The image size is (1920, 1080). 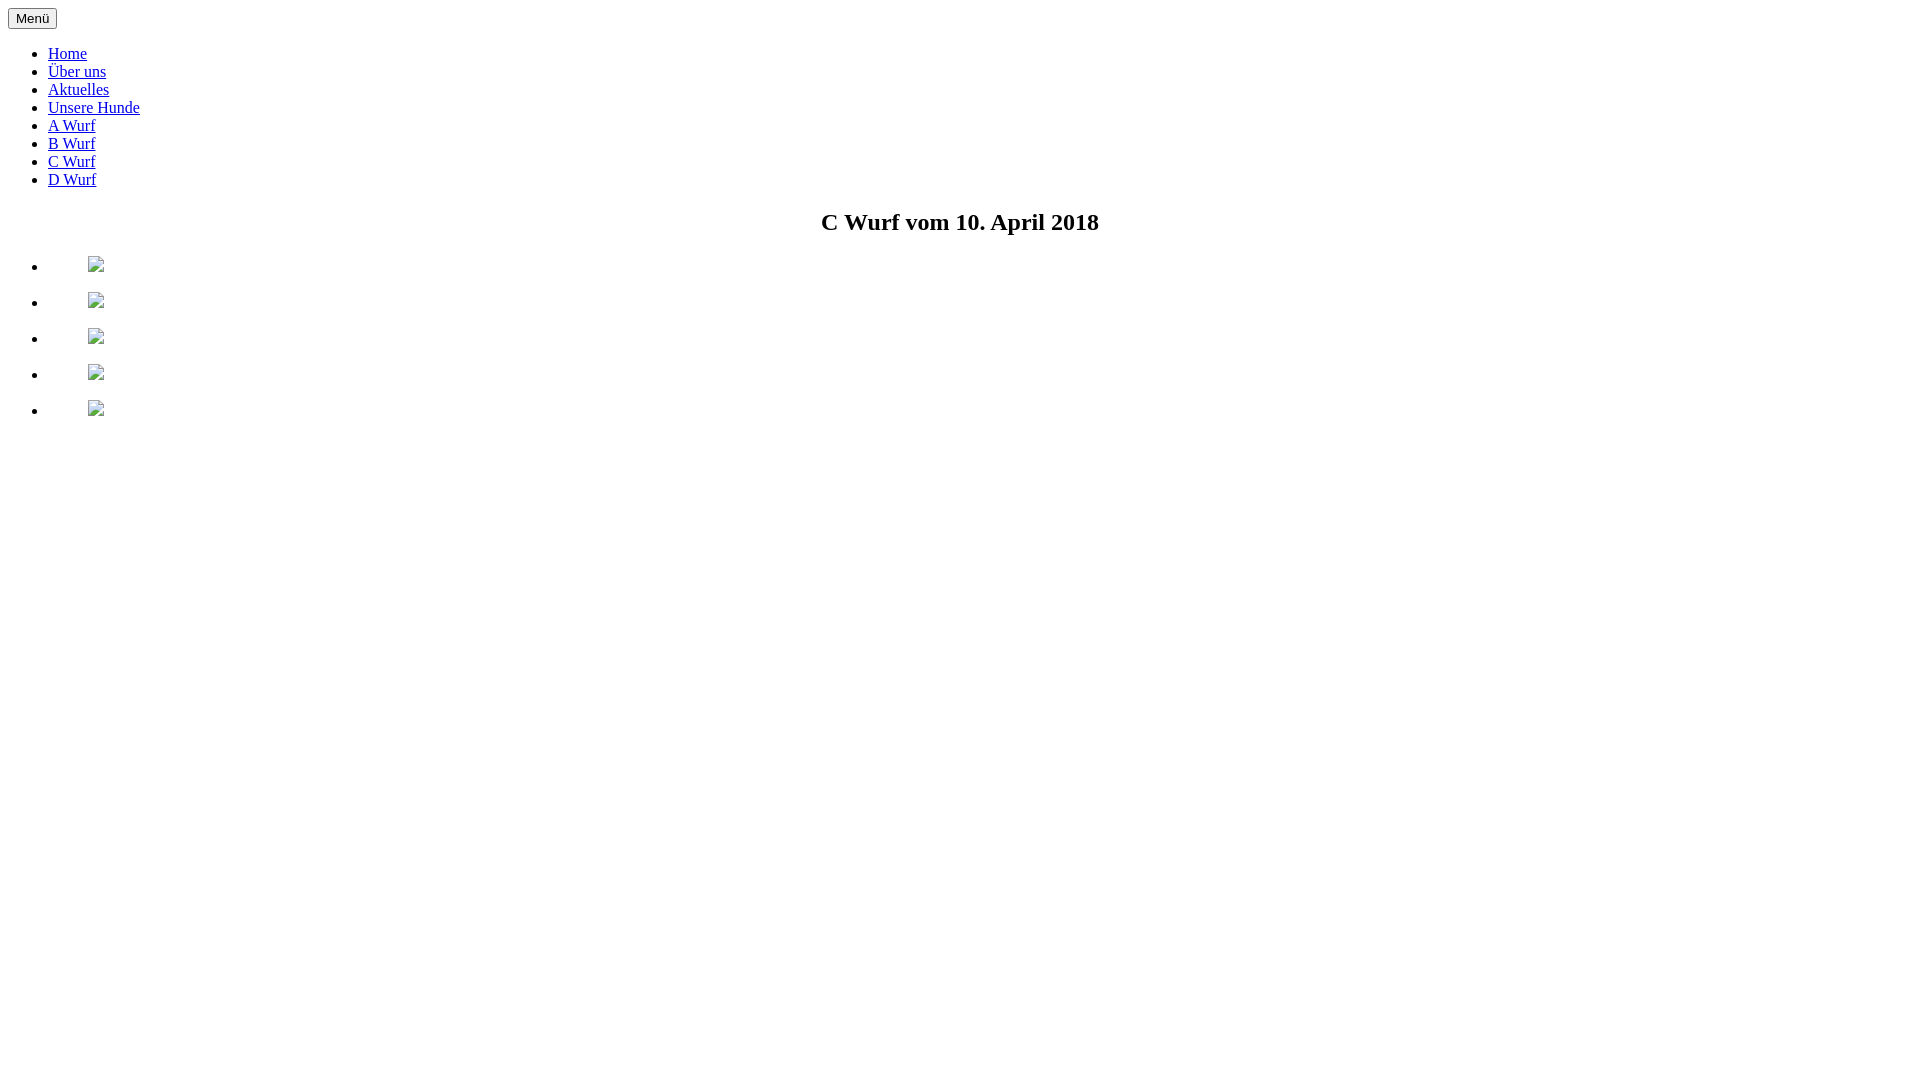 I want to click on 'D Wurf', so click(x=72, y=178).